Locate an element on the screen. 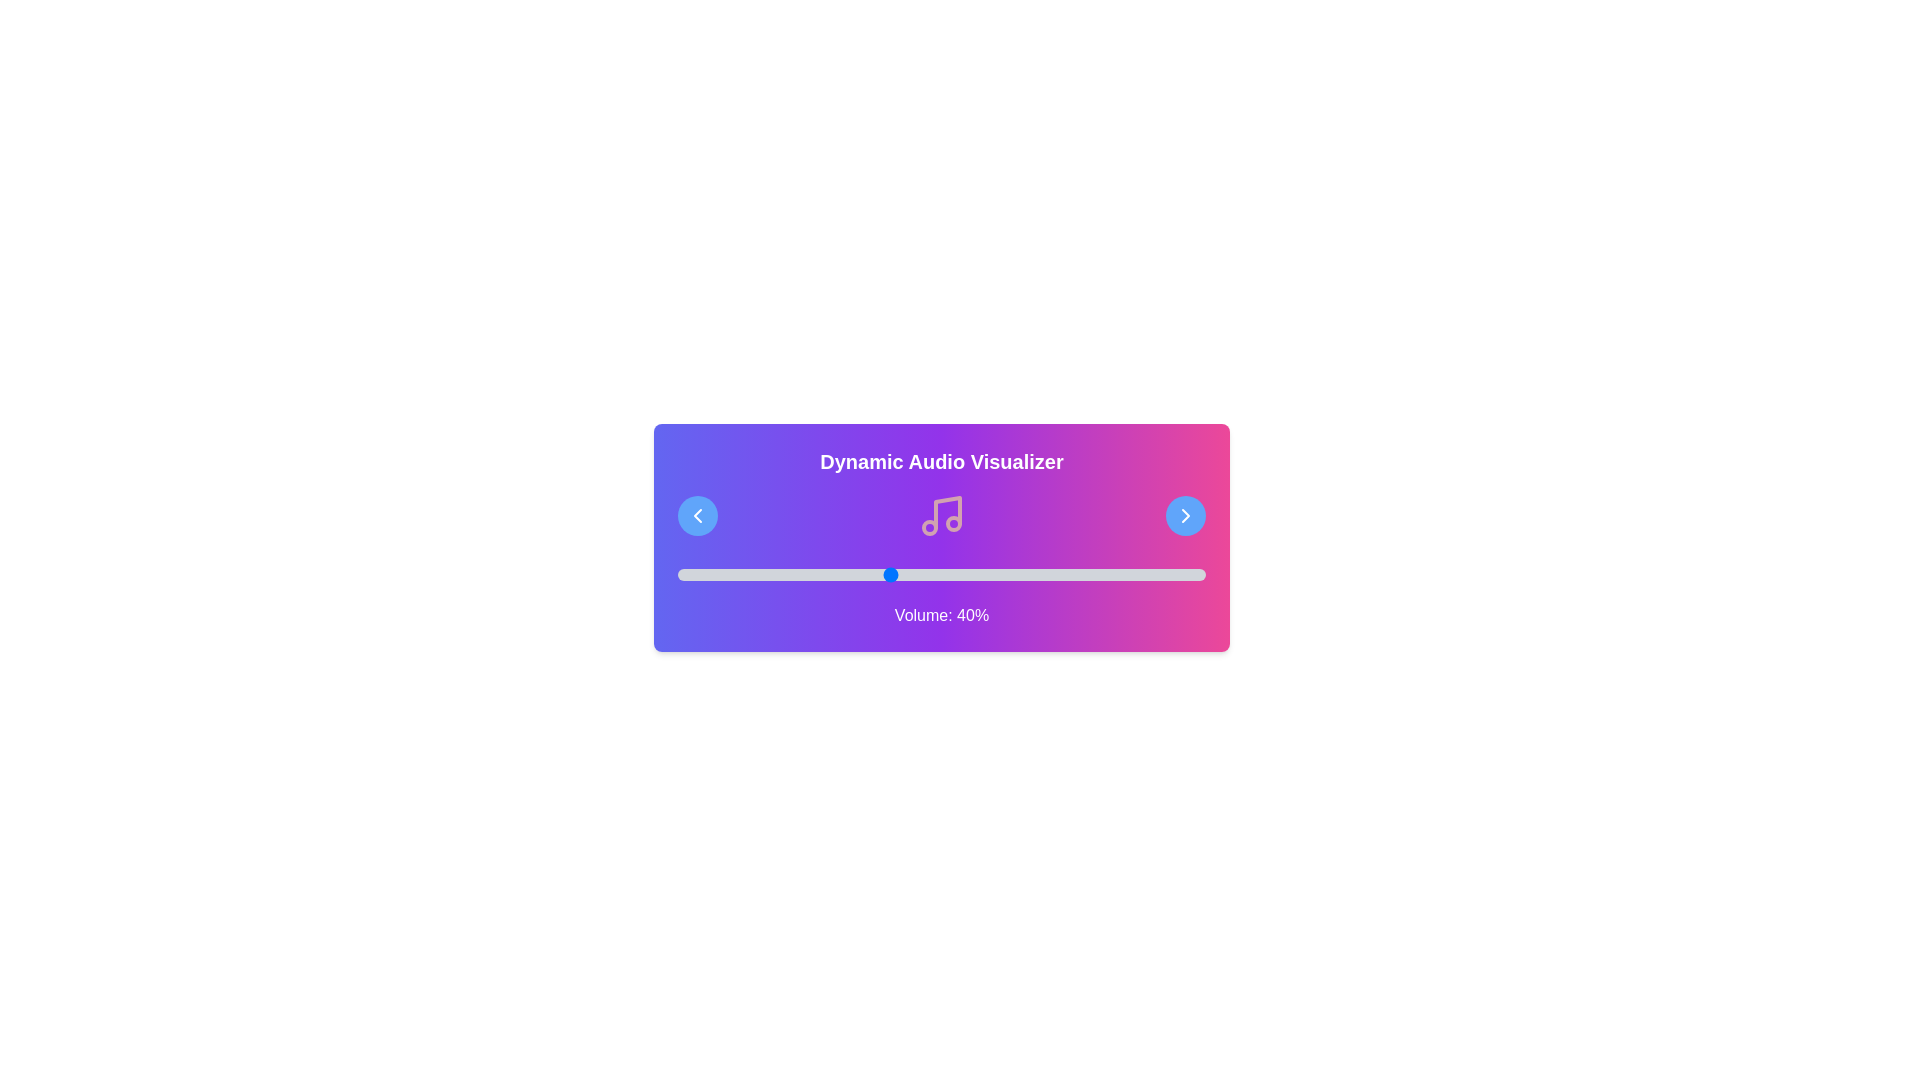  the left navigation button is located at coordinates (697, 515).